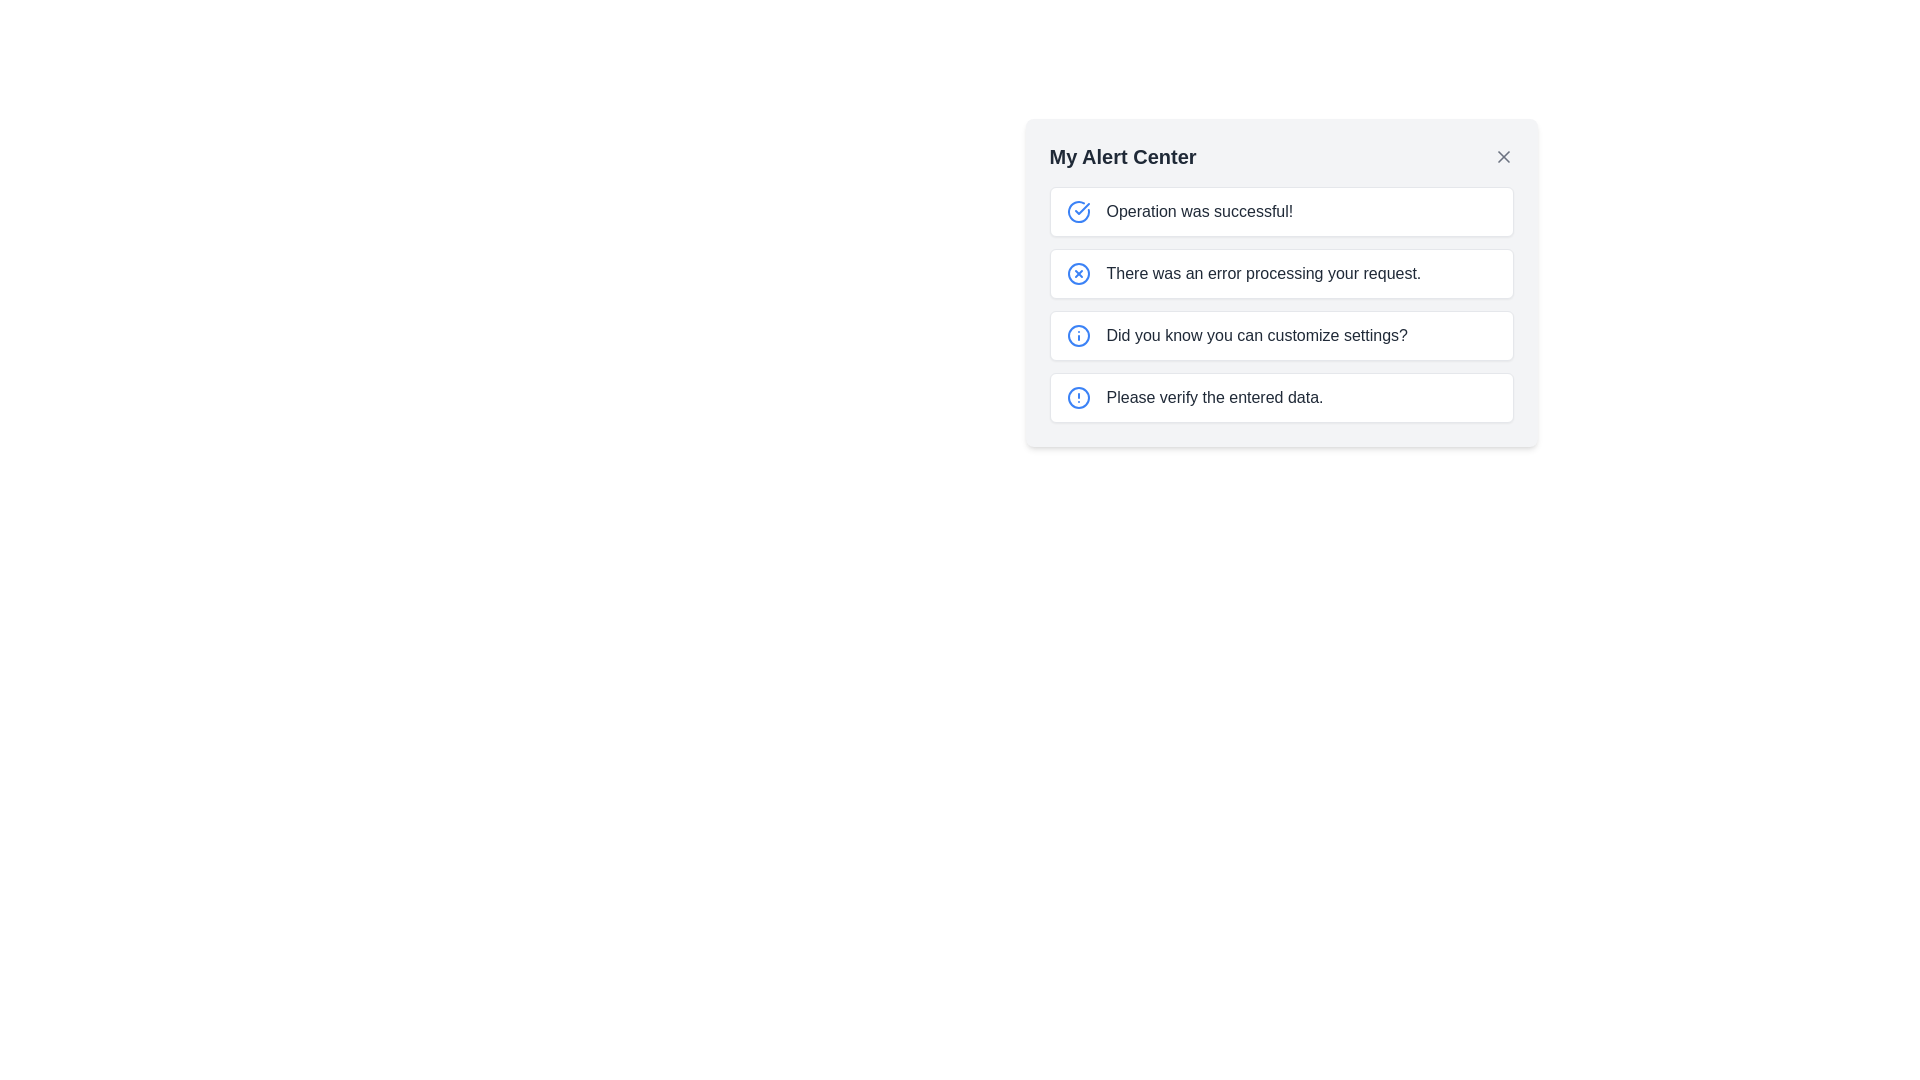  Describe the element at coordinates (1281, 334) in the screenshot. I see `the informational card that is the third message in the 'My Alert Center' section, which provides users with awareness of customization options within the application` at that location.